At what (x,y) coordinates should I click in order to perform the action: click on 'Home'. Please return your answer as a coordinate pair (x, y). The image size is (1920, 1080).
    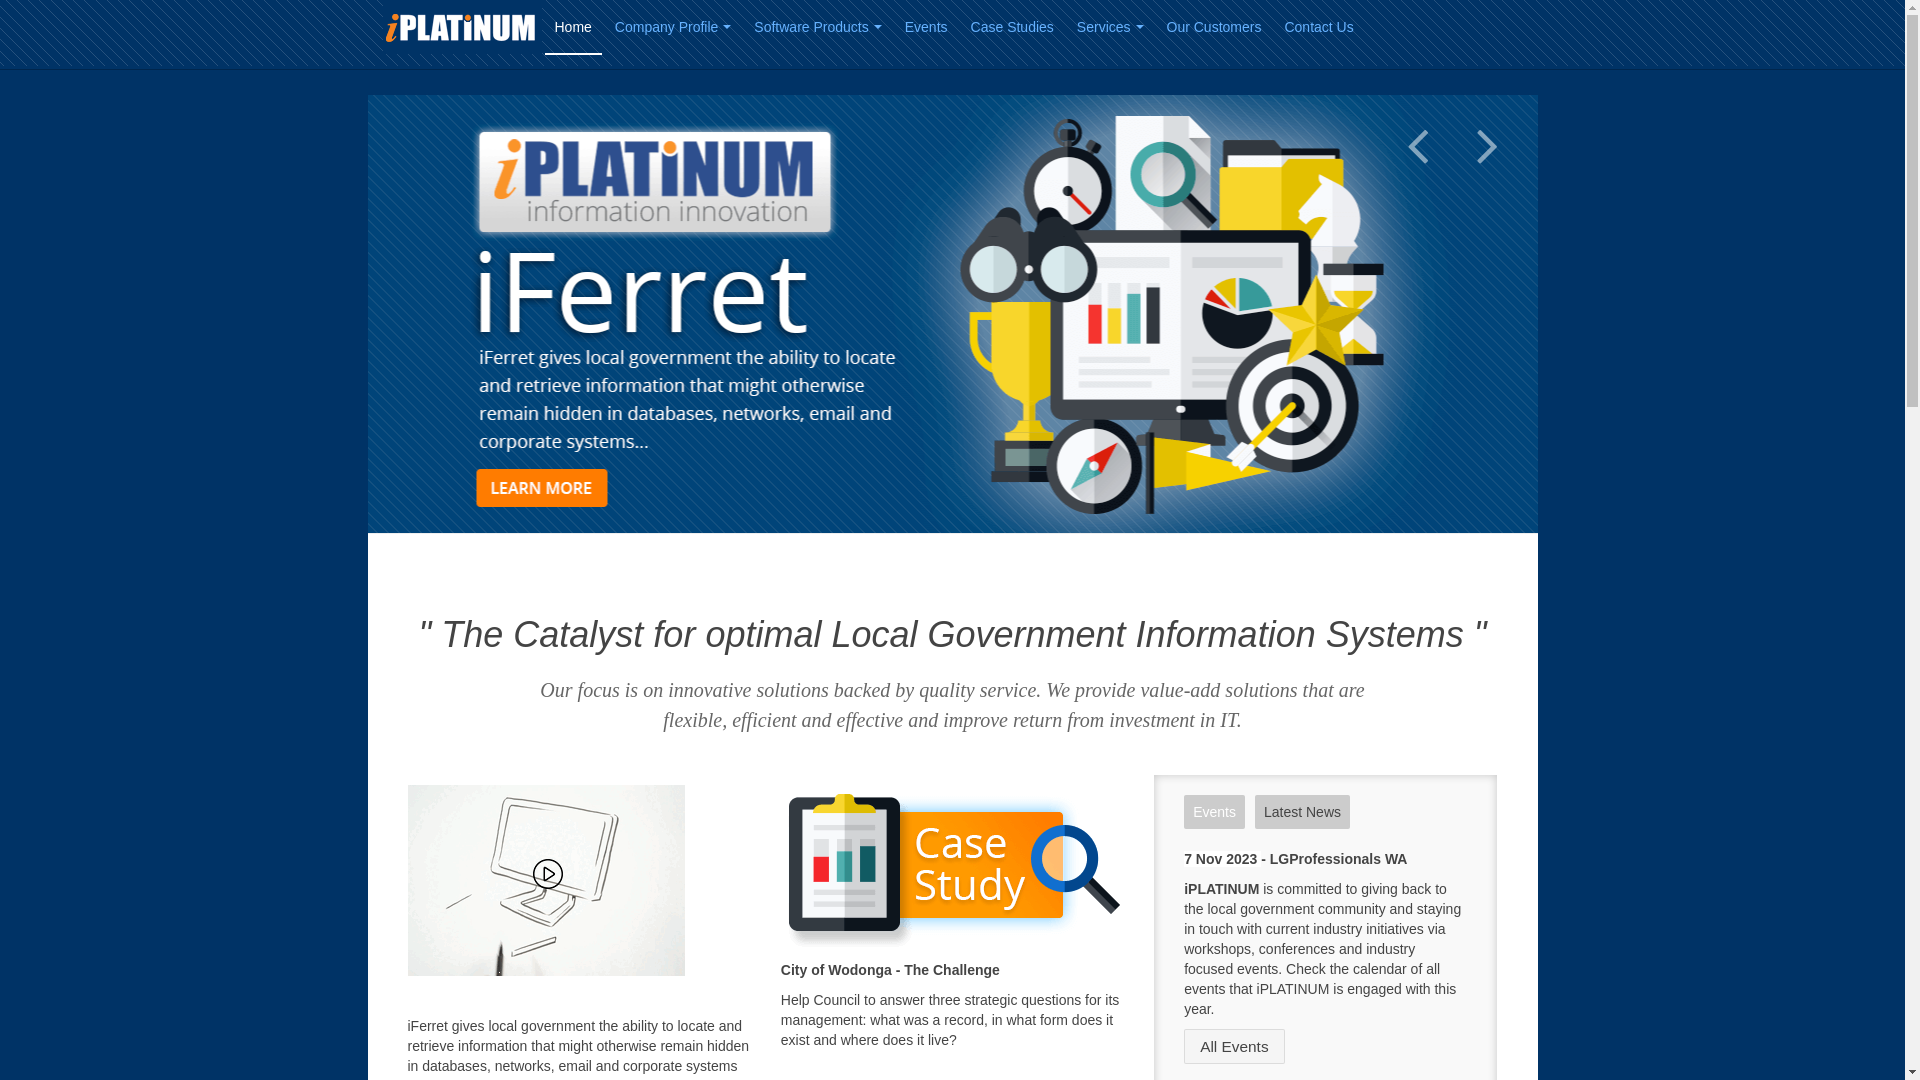
    Looking at the image, I should click on (571, 27).